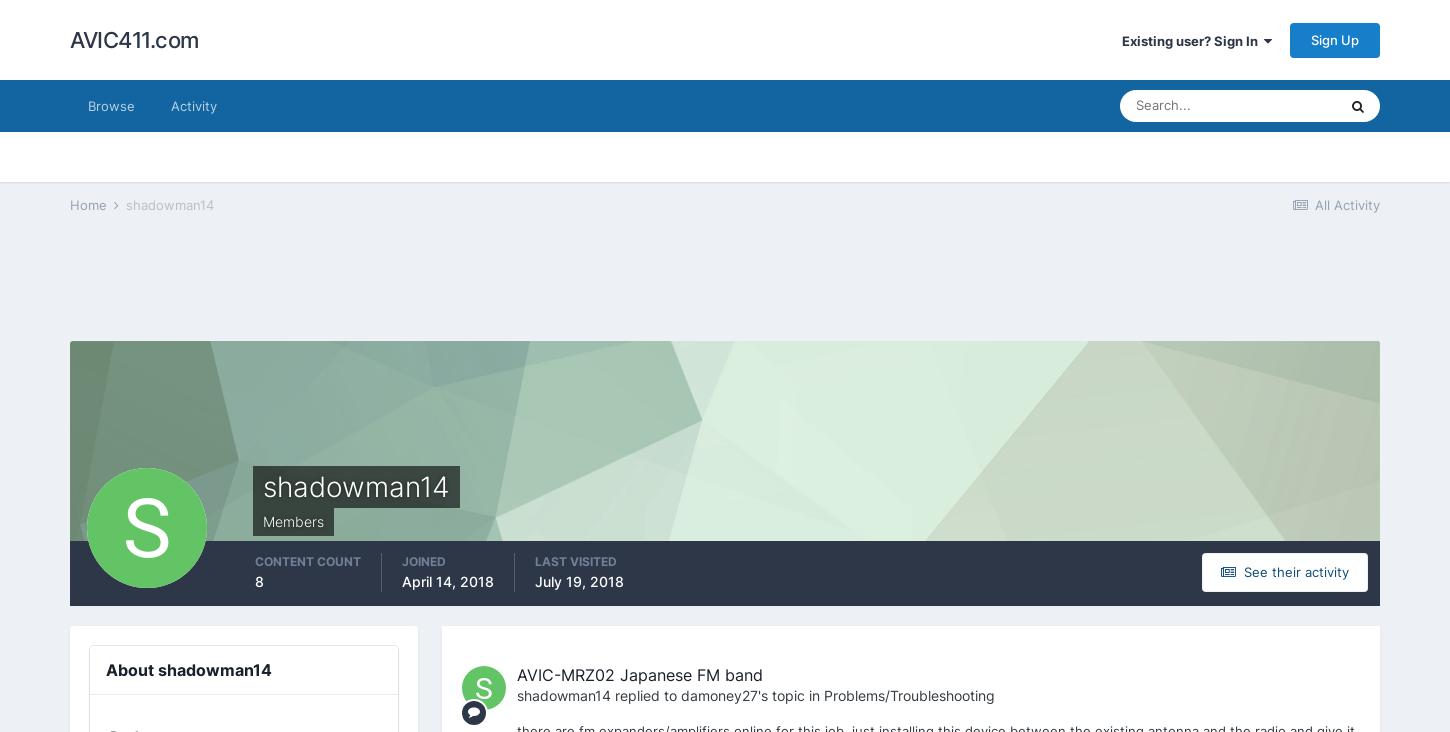  What do you see at coordinates (307, 560) in the screenshot?
I see `'Content Count'` at bounding box center [307, 560].